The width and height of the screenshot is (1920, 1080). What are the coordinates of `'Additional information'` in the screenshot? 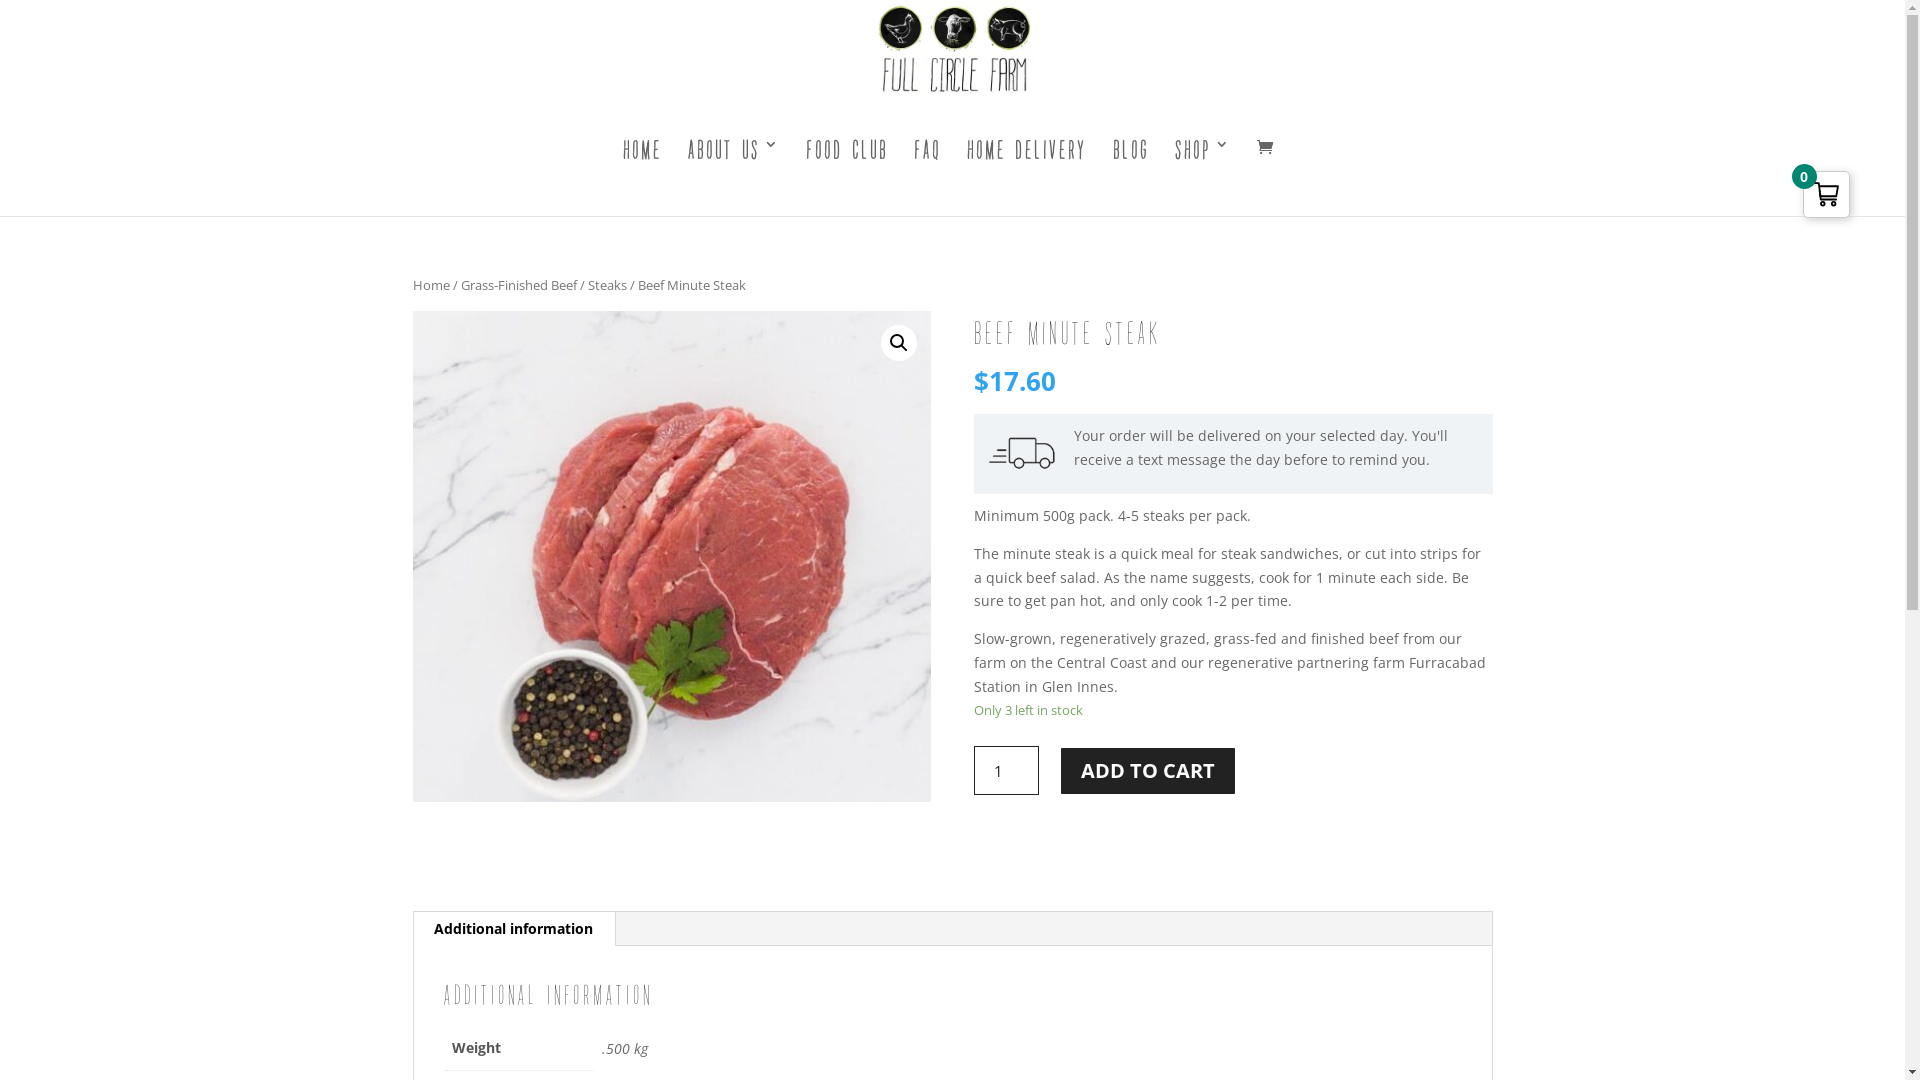 It's located at (411, 929).